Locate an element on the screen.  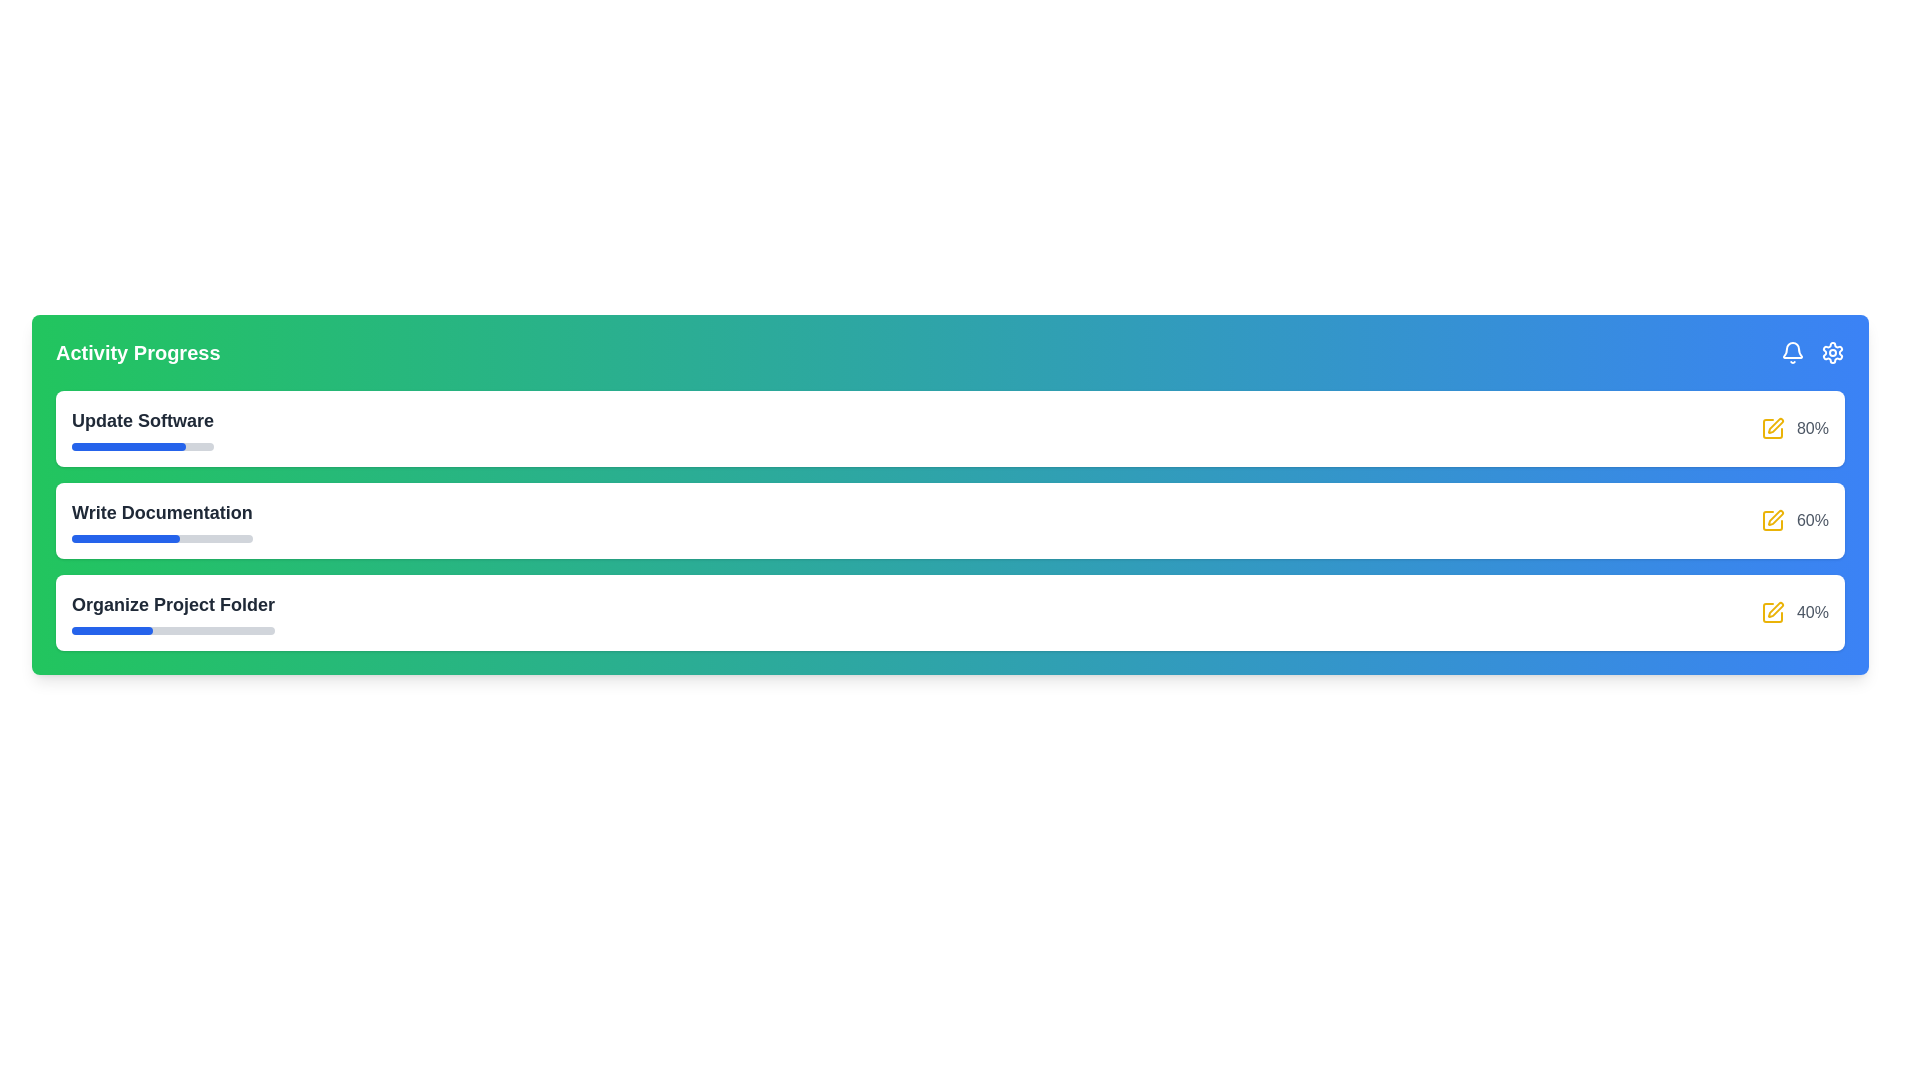
the text display showing the percentage completion of the 'Organize Project Folder' progress bar, located to the right of the yellow edit icon is located at coordinates (1813, 612).